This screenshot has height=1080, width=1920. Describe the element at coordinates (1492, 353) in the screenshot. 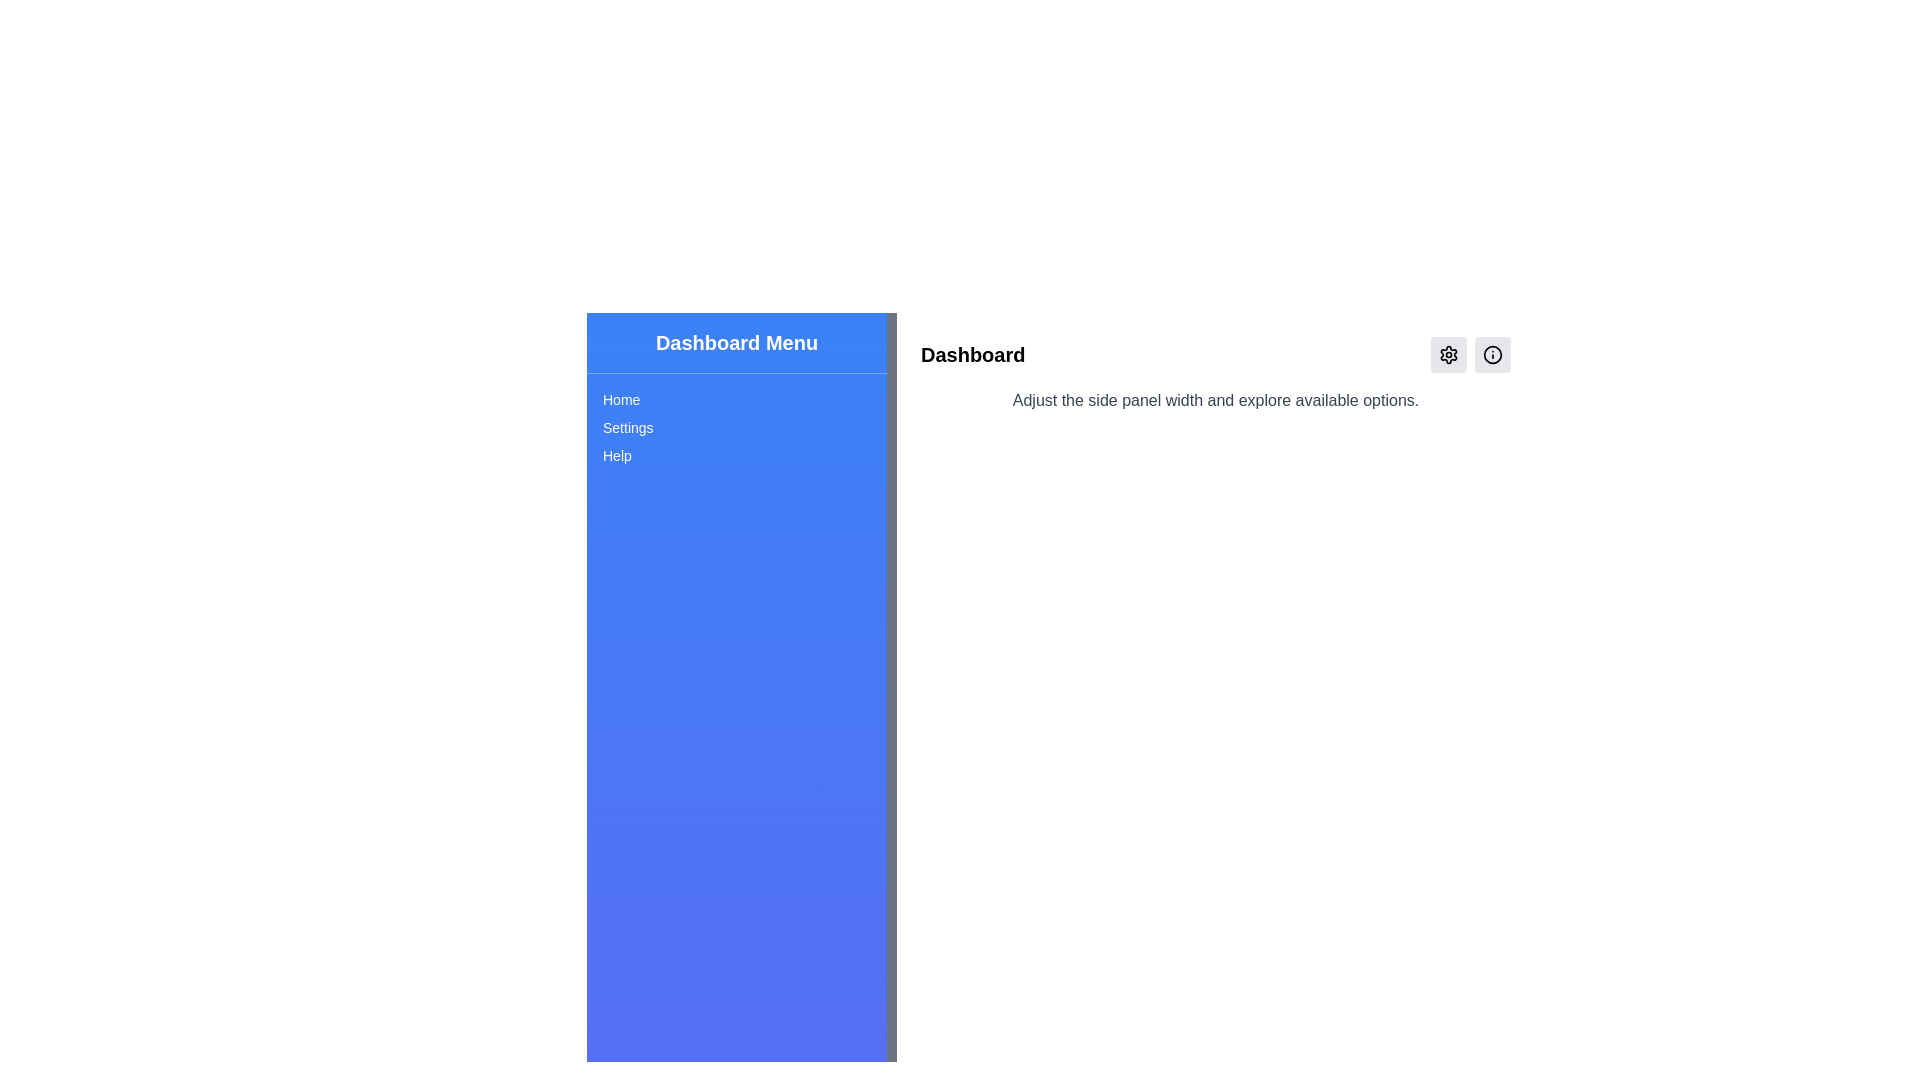

I see `the help button located in the top-right area of the interface, next to the gear icon button` at that location.